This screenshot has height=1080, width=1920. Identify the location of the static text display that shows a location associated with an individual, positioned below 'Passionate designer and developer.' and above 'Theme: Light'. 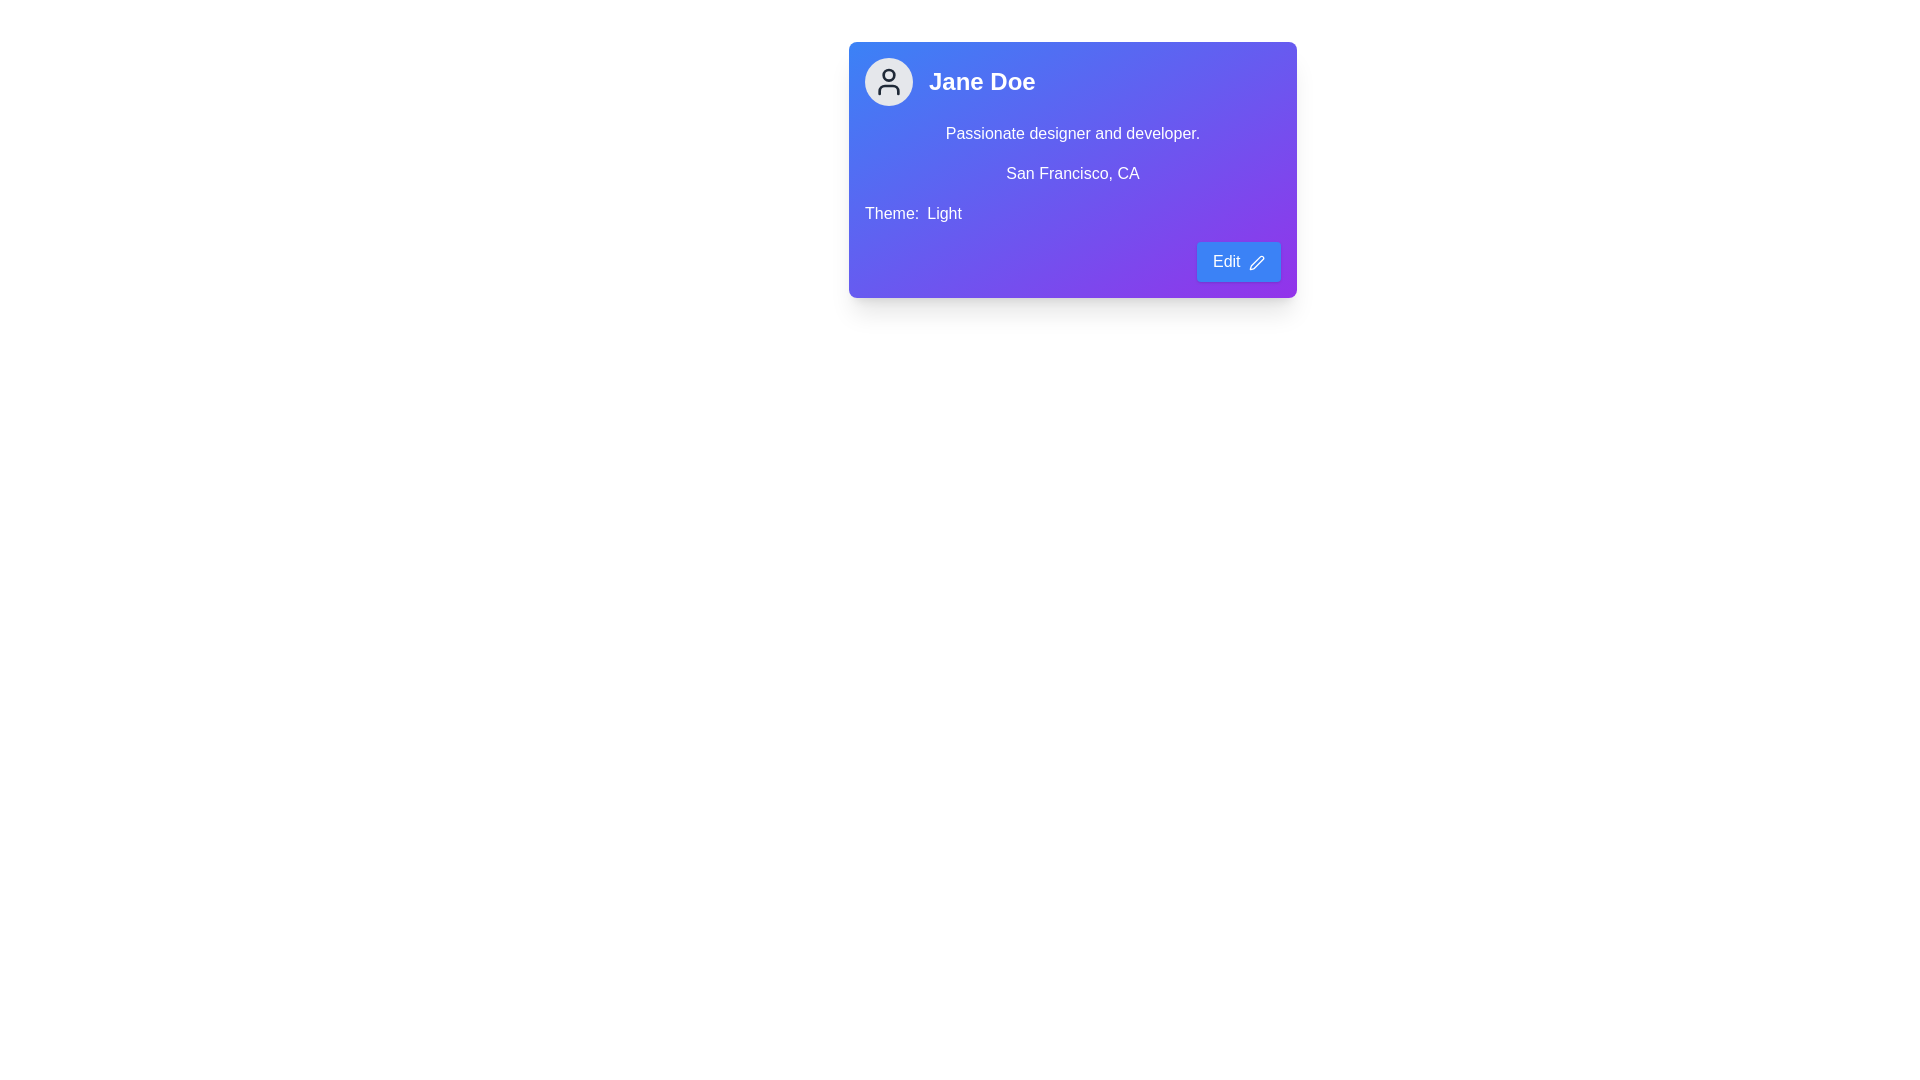
(1072, 172).